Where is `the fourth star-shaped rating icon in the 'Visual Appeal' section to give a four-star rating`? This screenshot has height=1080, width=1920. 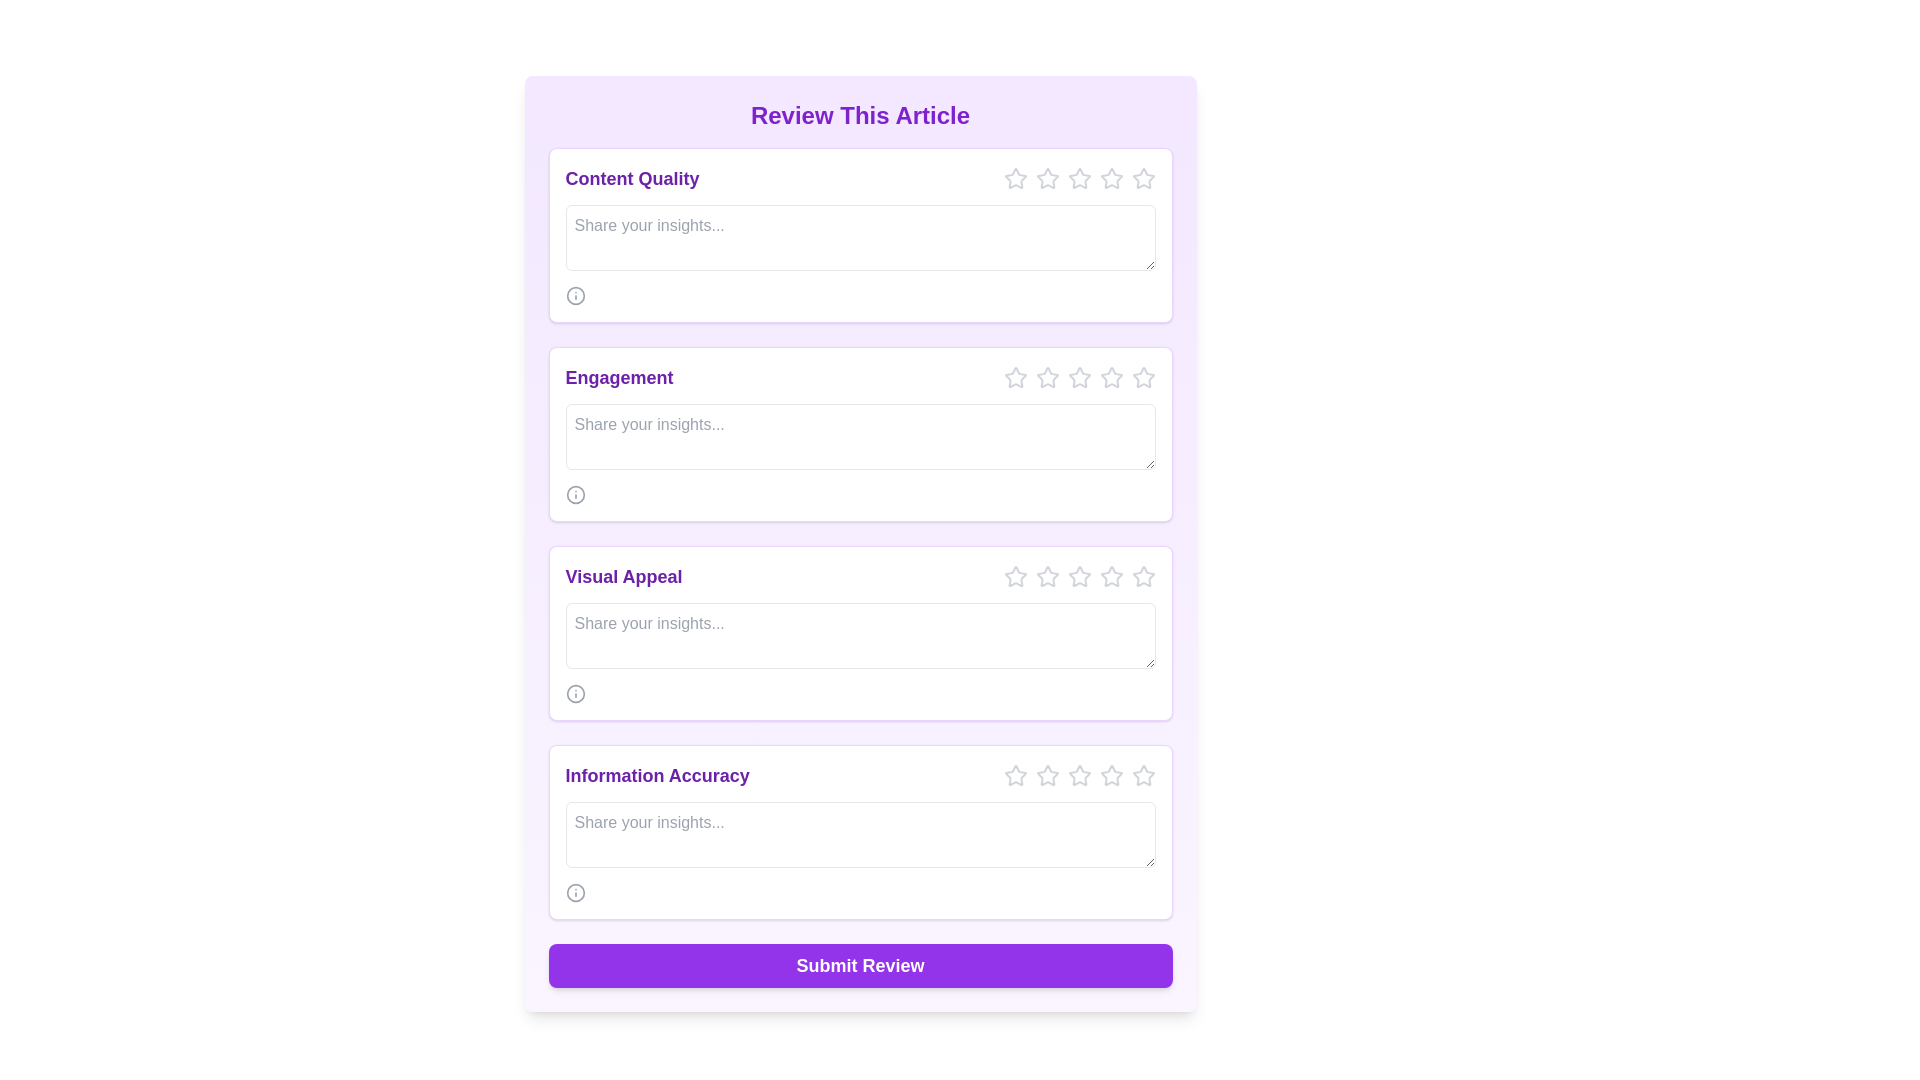 the fourth star-shaped rating icon in the 'Visual Appeal' section to give a four-star rating is located at coordinates (1078, 575).